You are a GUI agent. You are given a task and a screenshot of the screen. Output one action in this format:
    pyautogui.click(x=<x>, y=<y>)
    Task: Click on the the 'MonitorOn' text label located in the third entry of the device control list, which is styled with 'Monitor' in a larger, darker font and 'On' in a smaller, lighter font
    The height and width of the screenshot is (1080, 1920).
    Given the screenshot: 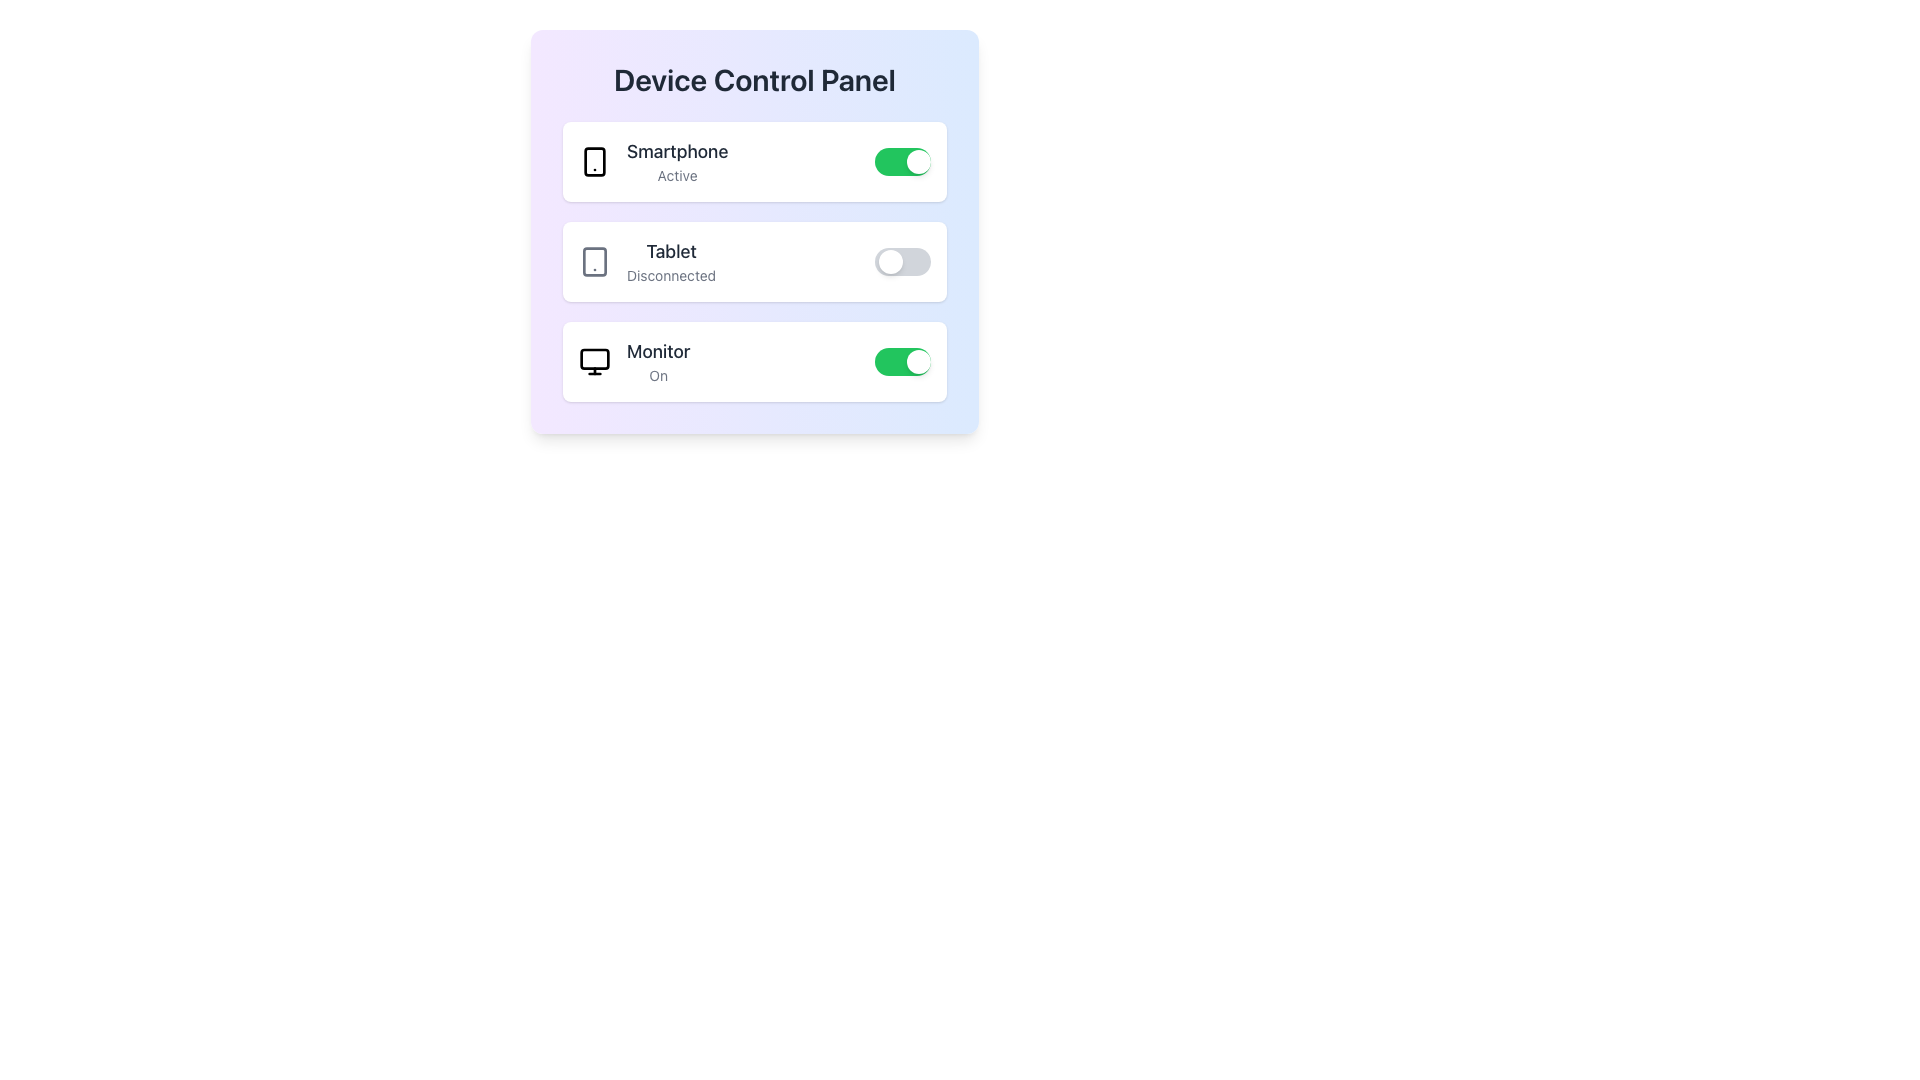 What is the action you would take?
    pyautogui.click(x=658, y=362)
    